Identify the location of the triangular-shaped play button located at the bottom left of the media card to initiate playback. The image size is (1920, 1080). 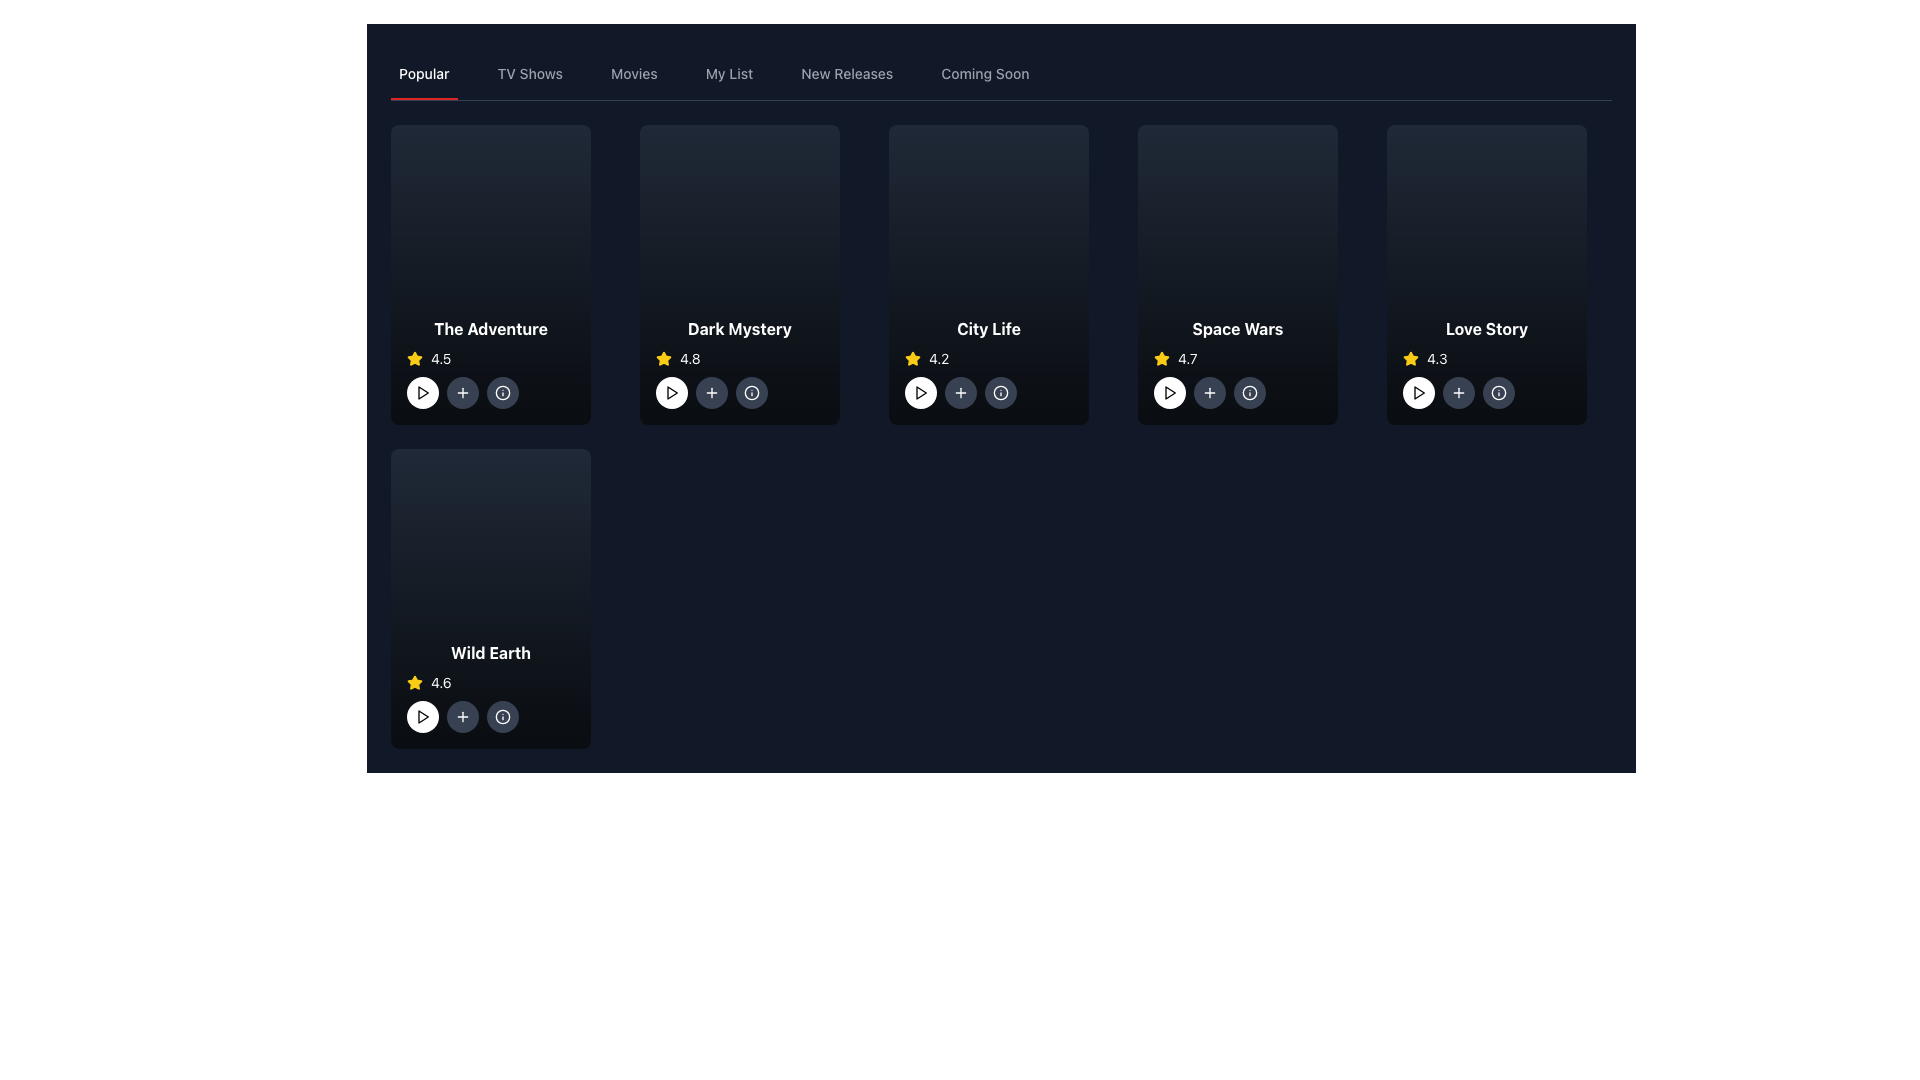
(421, 716).